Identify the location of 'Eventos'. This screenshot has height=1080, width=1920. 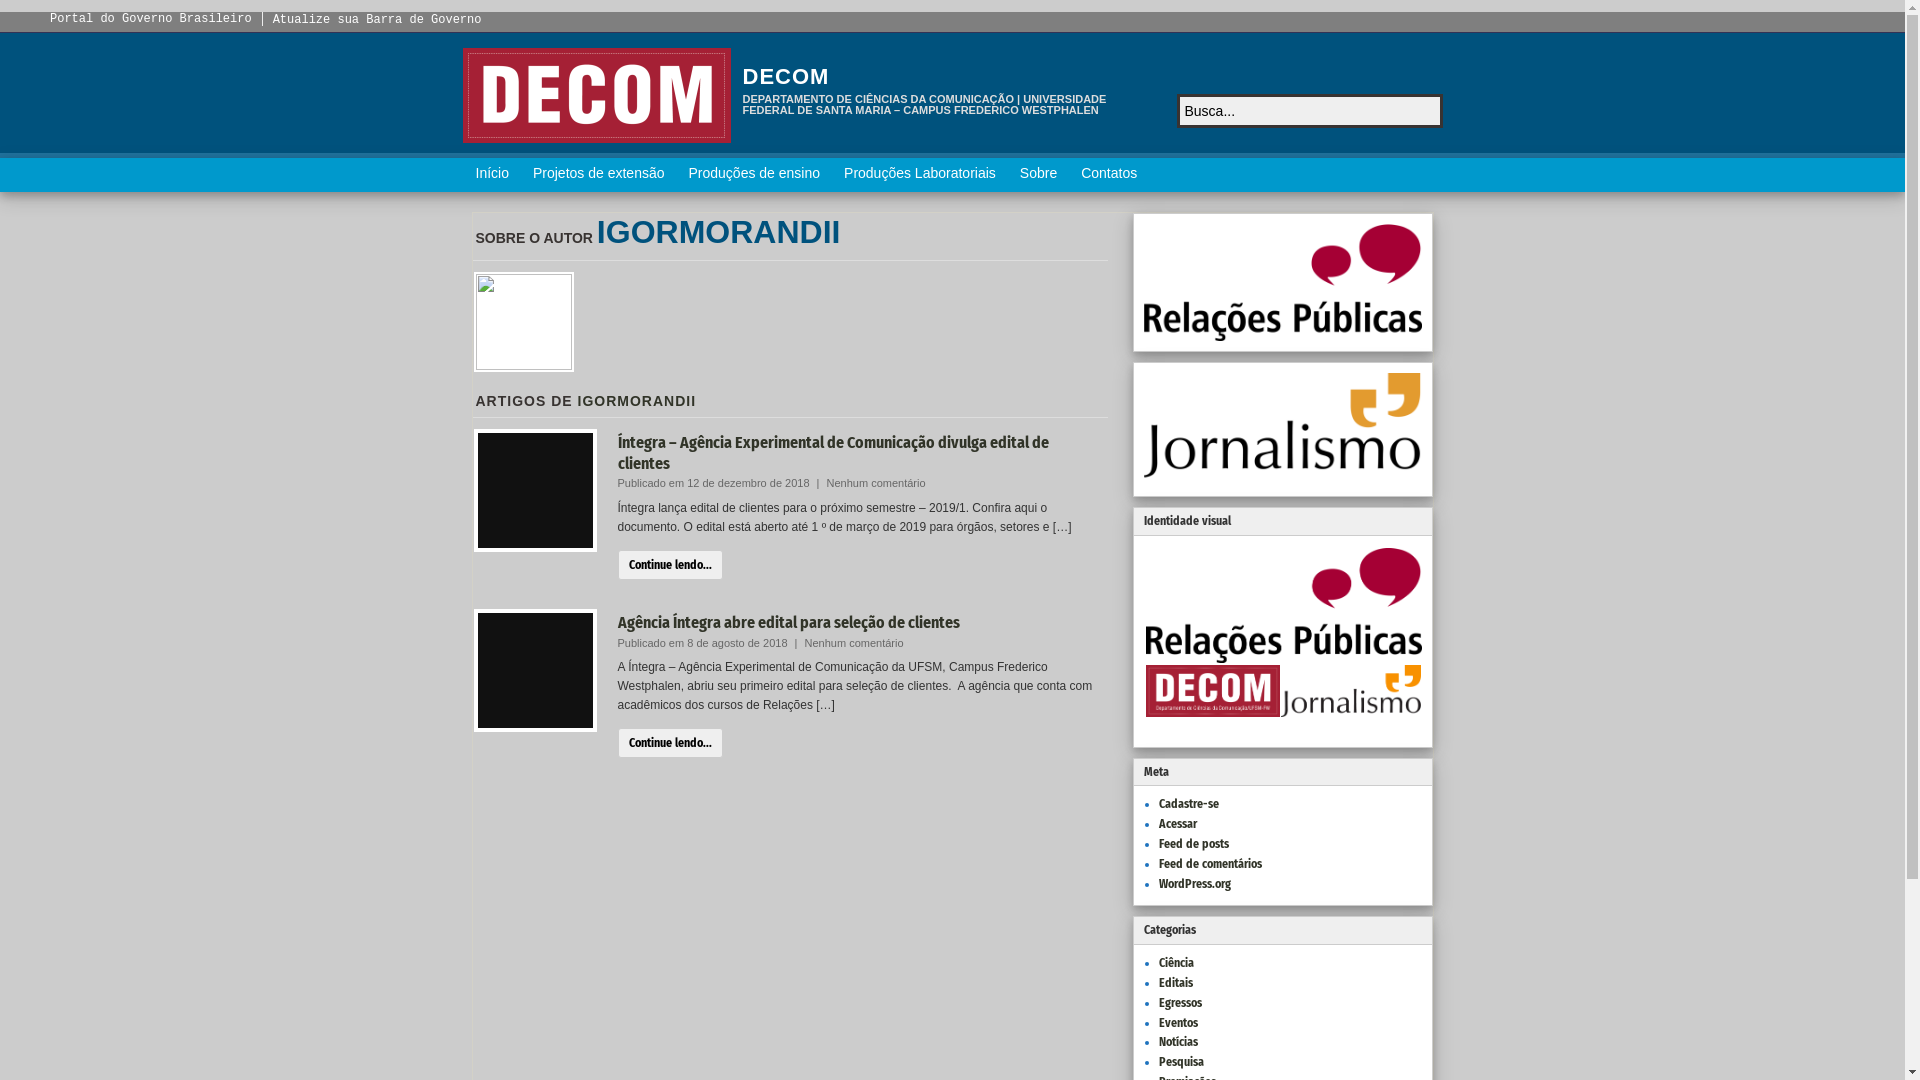
(1157, 1022).